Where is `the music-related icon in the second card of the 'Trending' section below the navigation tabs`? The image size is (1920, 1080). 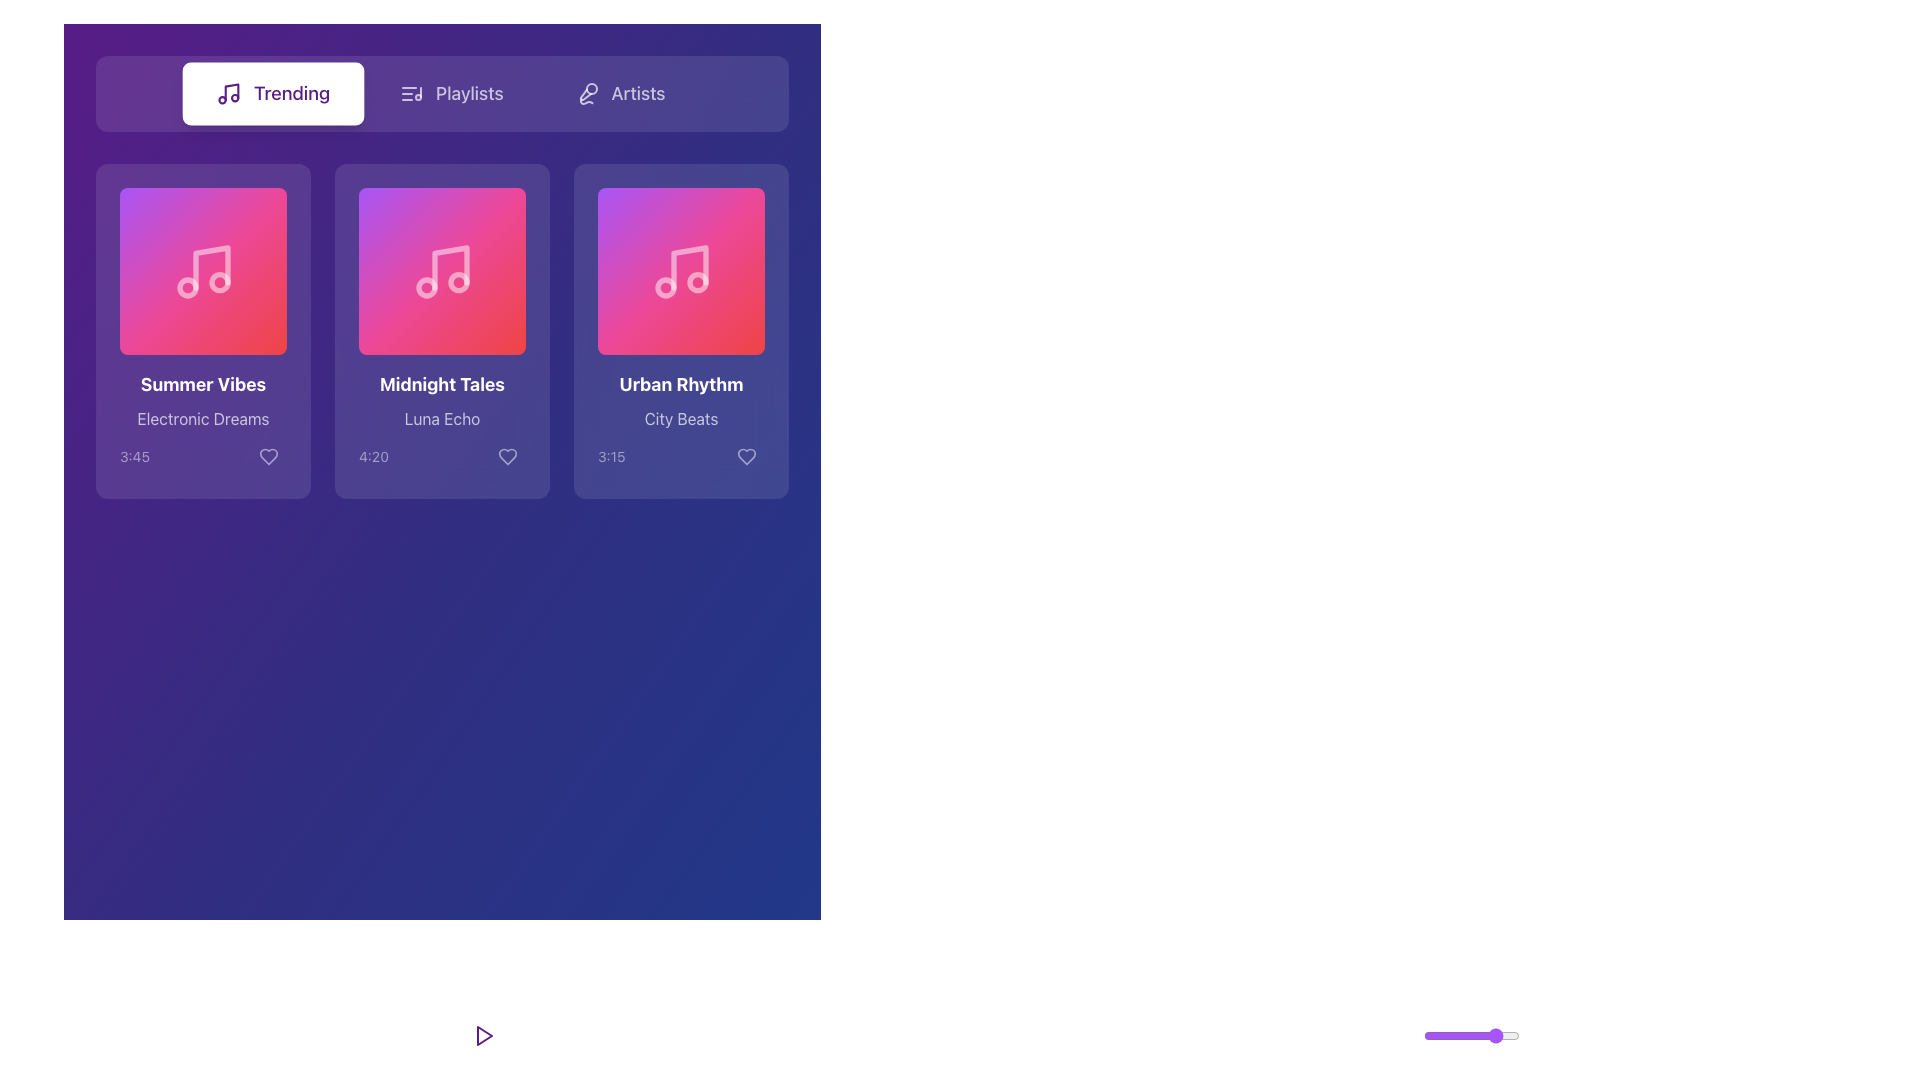
the music-related icon in the second card of the 'Trending' section below the navigation tabs is located at coordinates (441, 271).